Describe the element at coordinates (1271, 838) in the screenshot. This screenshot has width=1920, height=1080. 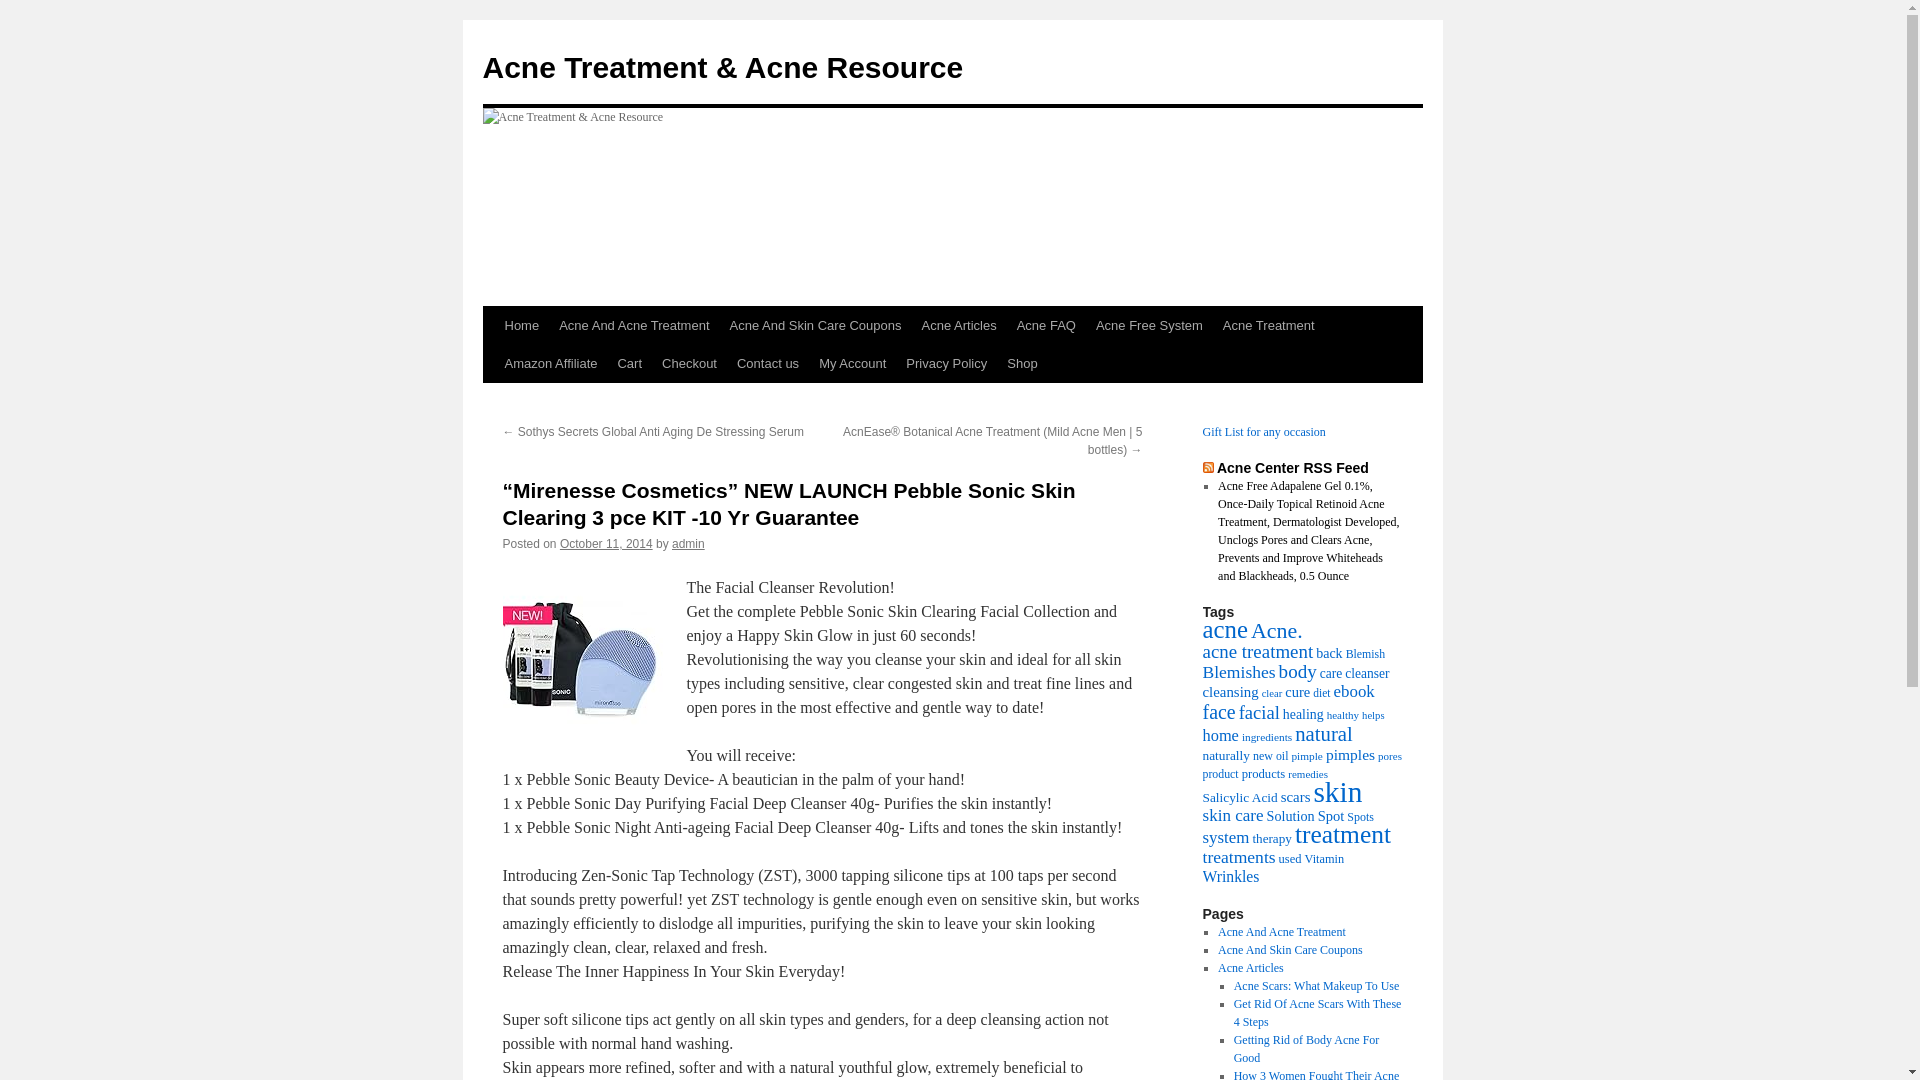
I see `'therapy'` at that location.